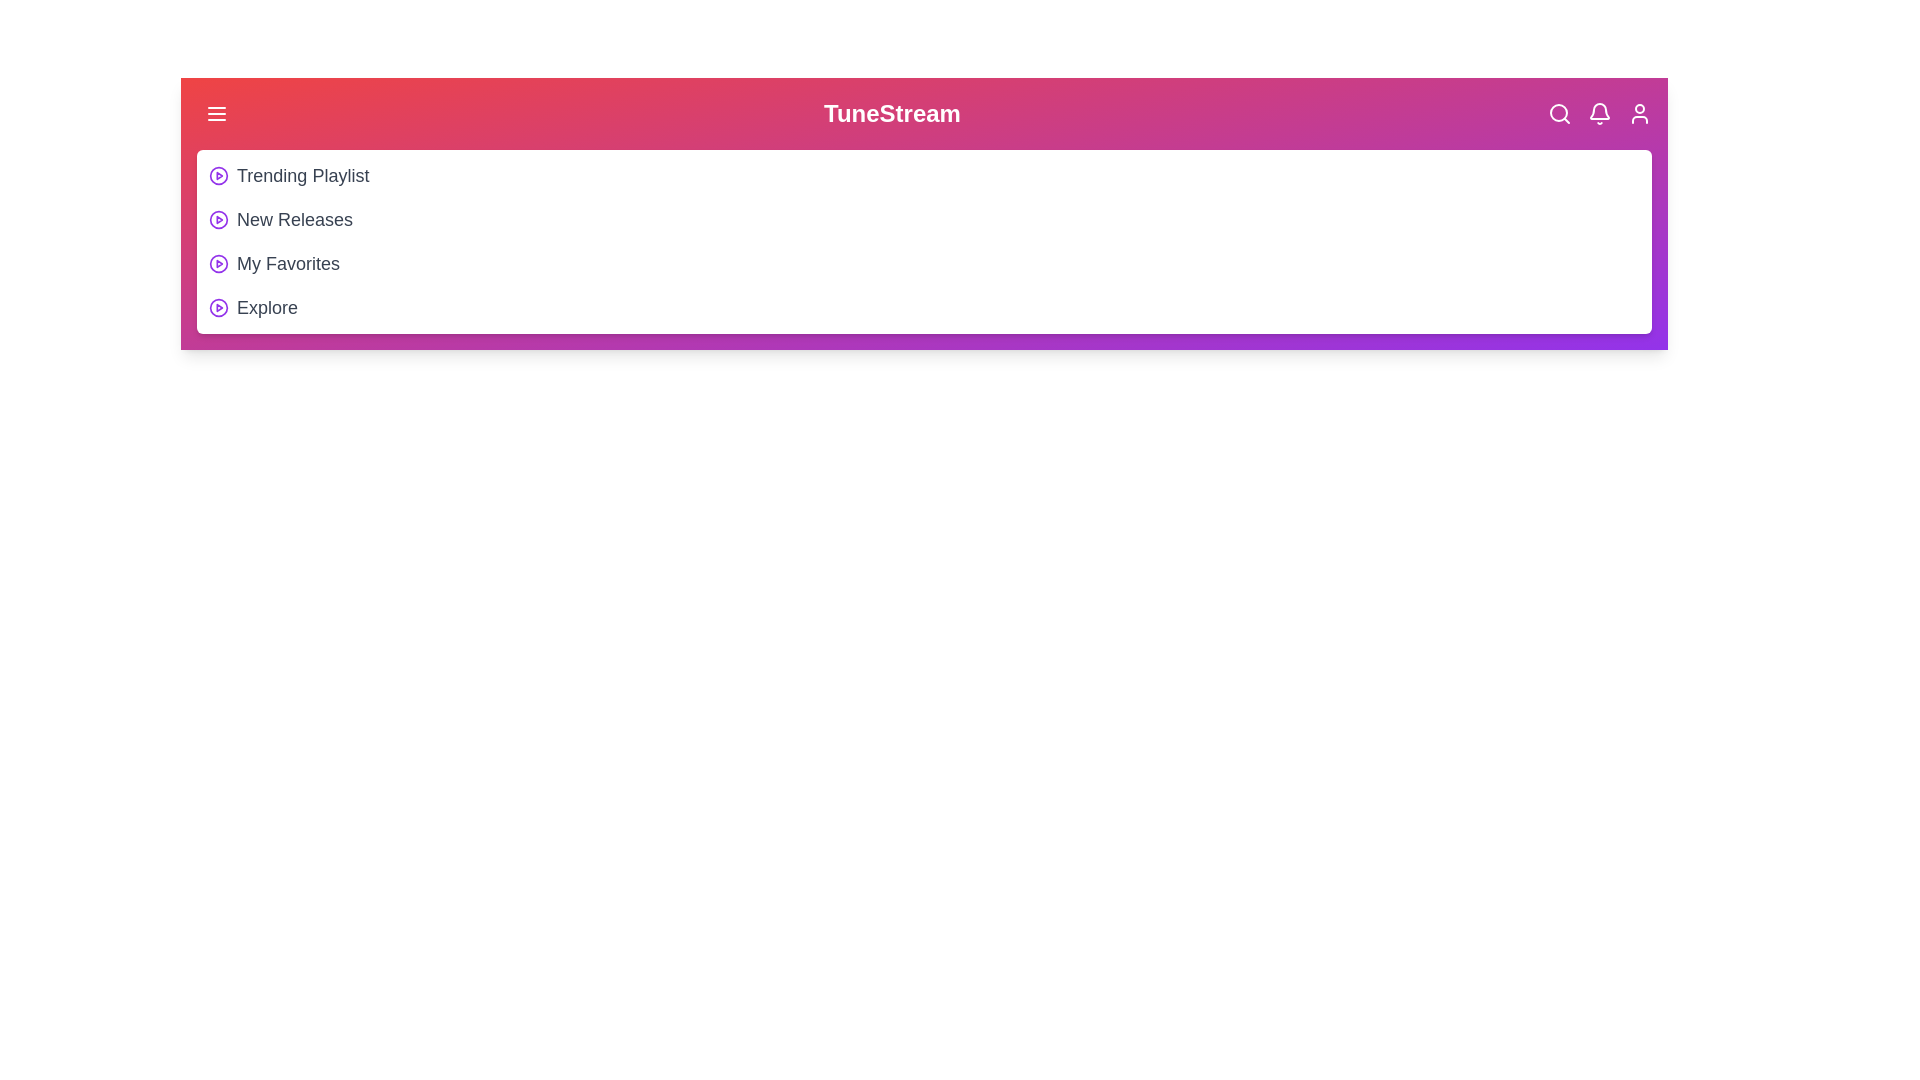 The height and width of the screenshot is (1080, 1920). I want to click on the Search icon in the header, so click(1559, 114).